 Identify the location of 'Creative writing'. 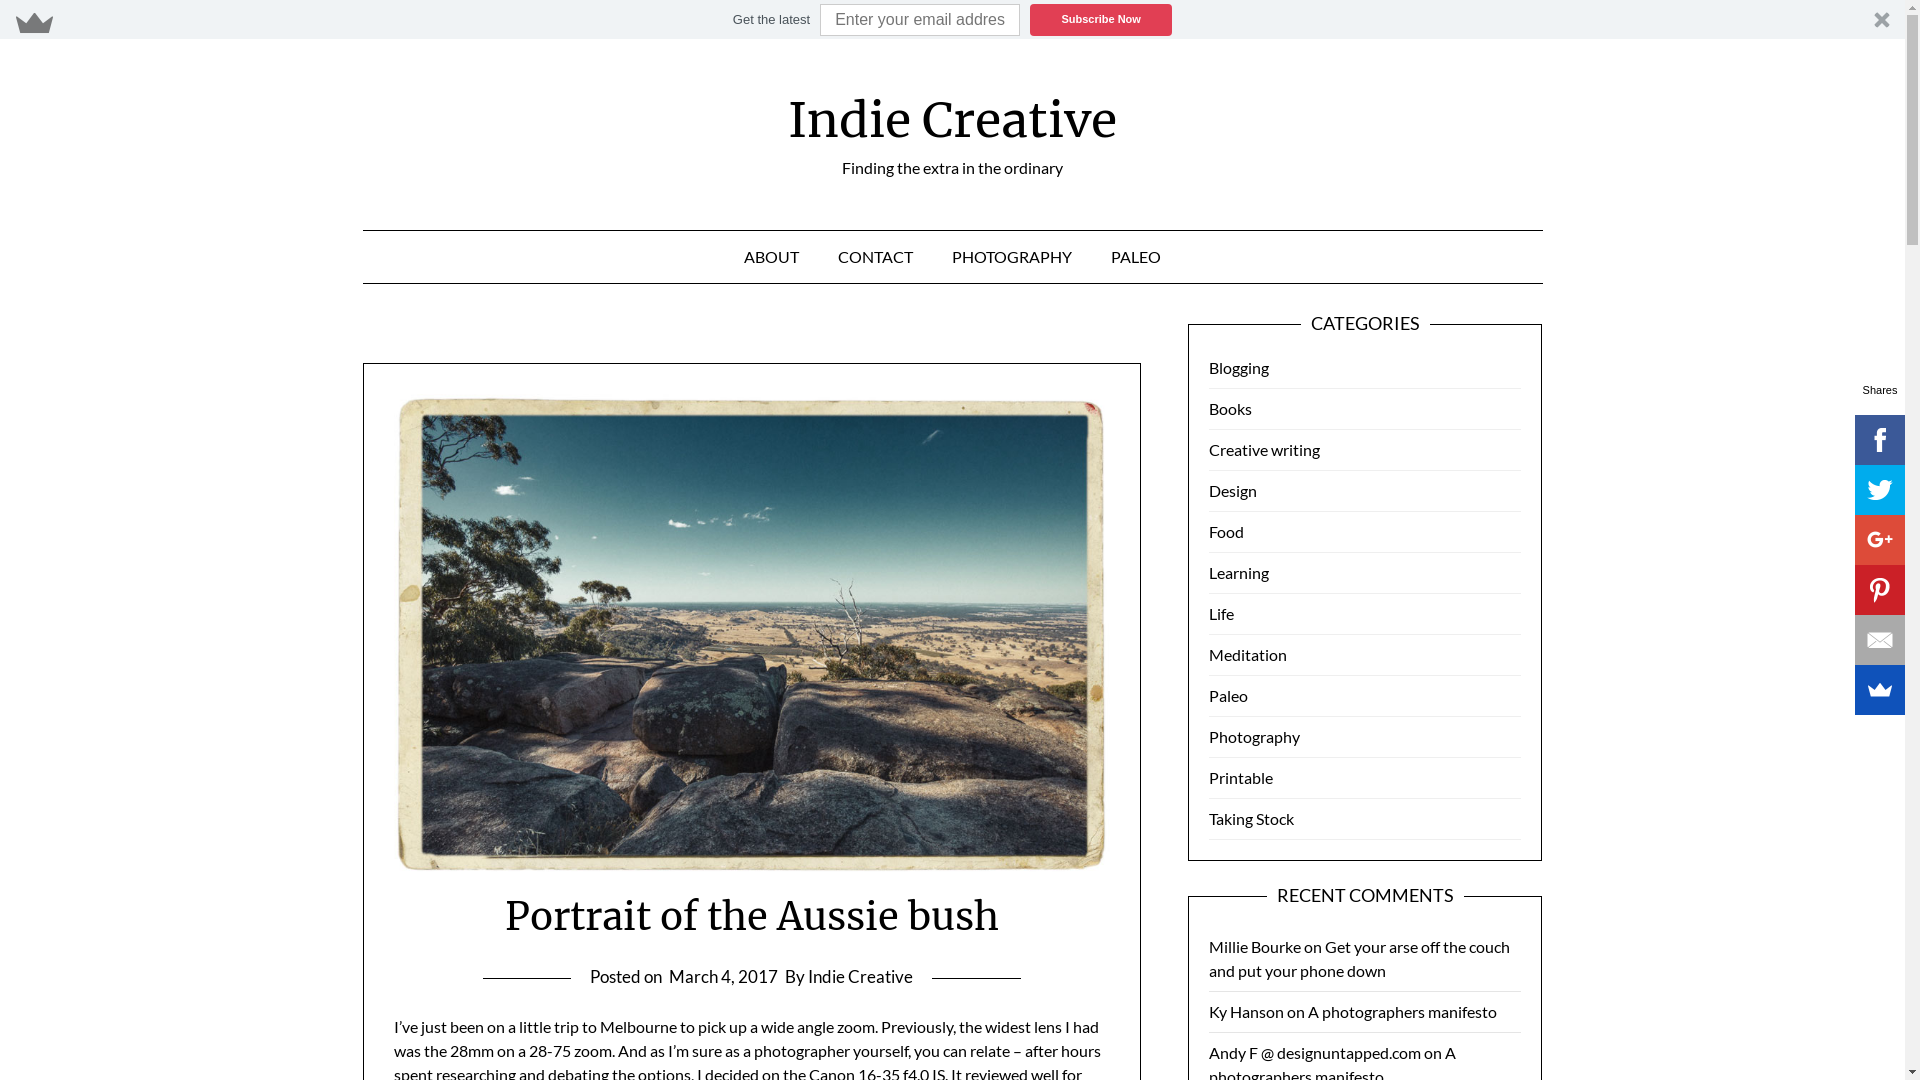
(1208, 448).